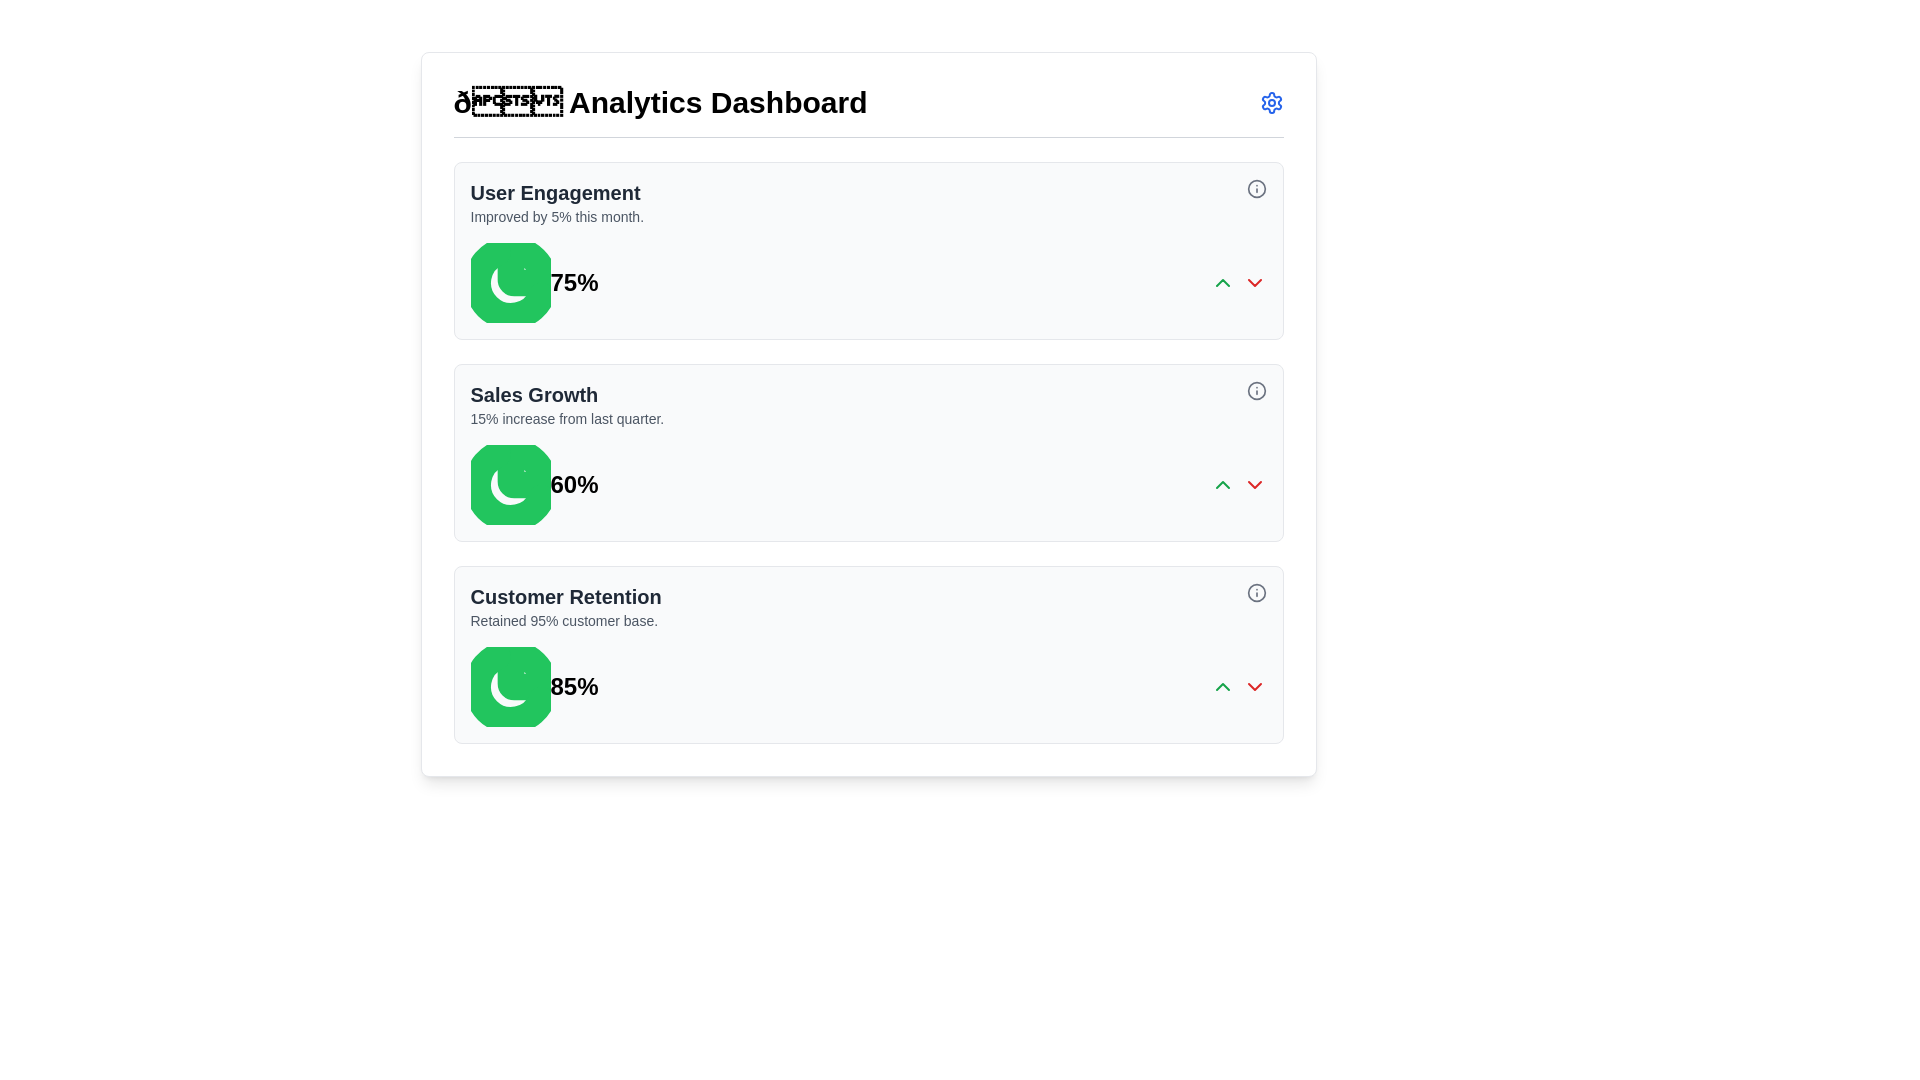 The height and width of the screenshot is (1080, 1920). Describe the element at coordinates (557, 216) in the screenshot. I see `the text element reading 'Improved by 5% this month.' which is styled with a smaller font size and gray color, located below the title 'User Engagement' in the first section of the dashboard` at that location.